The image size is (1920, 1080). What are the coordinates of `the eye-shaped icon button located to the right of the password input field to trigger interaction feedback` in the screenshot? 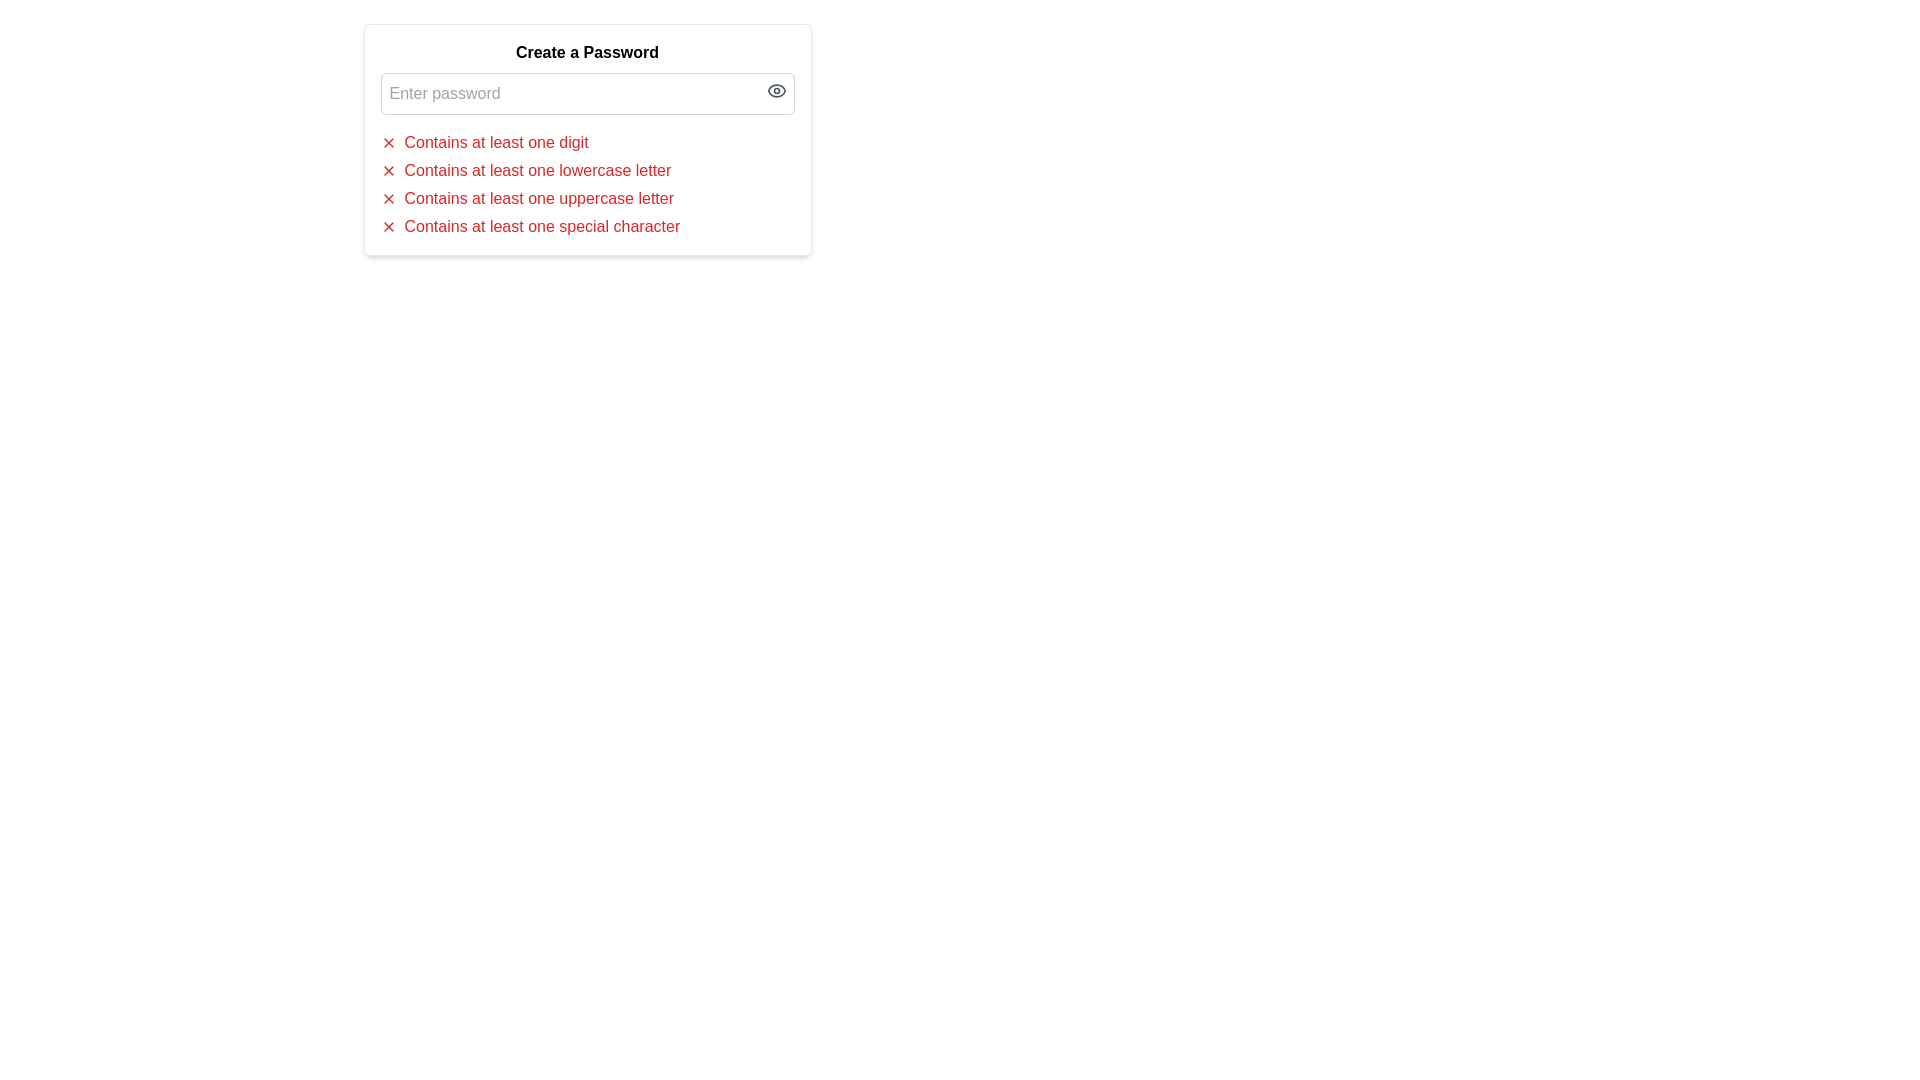 It's located at (775, 91).